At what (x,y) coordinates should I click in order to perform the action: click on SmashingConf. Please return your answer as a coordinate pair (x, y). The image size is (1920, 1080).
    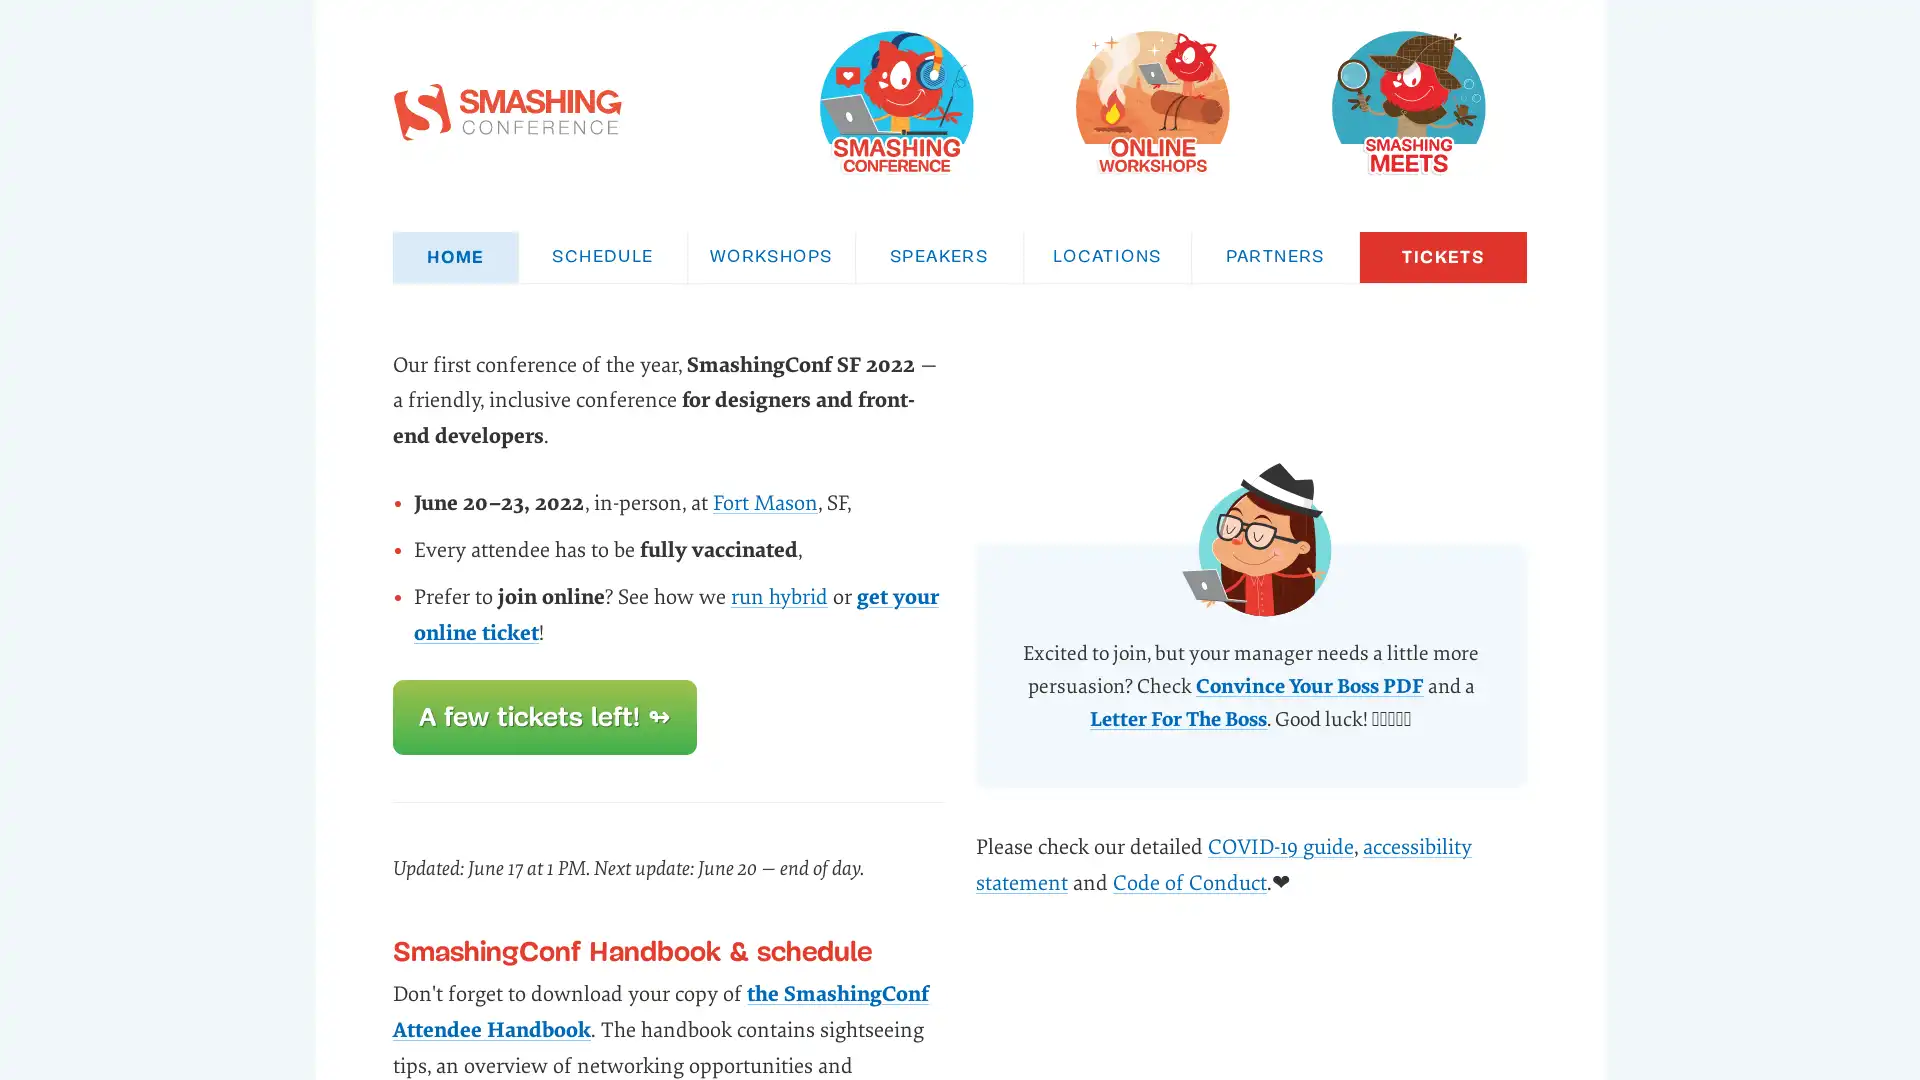
    Looking at the image, I should click on (895, 101).